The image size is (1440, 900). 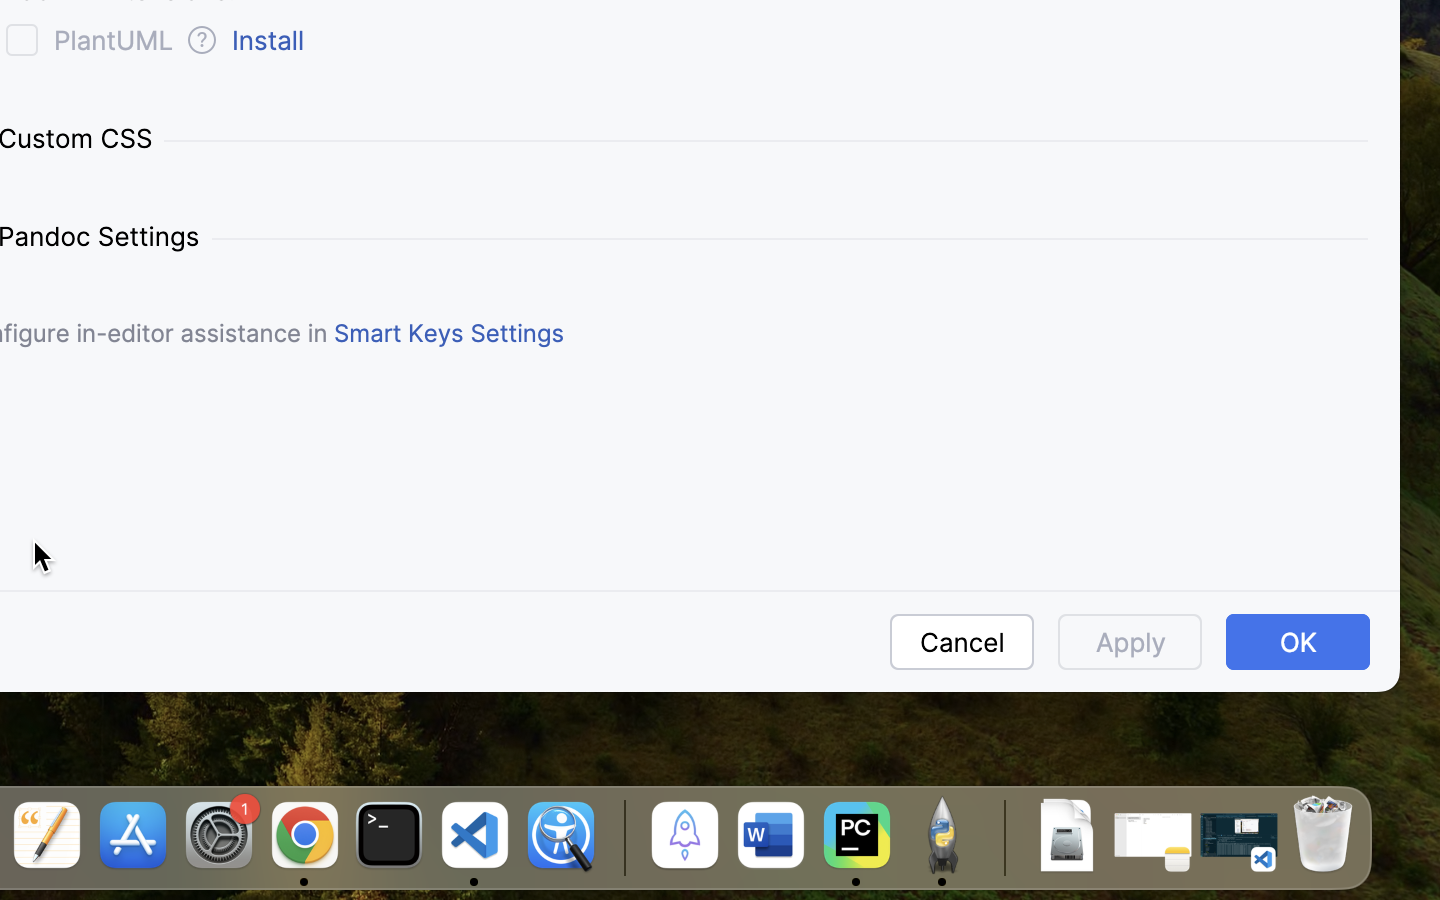 I want to click on '0.4285714328289032', so click(x=620, y=837).